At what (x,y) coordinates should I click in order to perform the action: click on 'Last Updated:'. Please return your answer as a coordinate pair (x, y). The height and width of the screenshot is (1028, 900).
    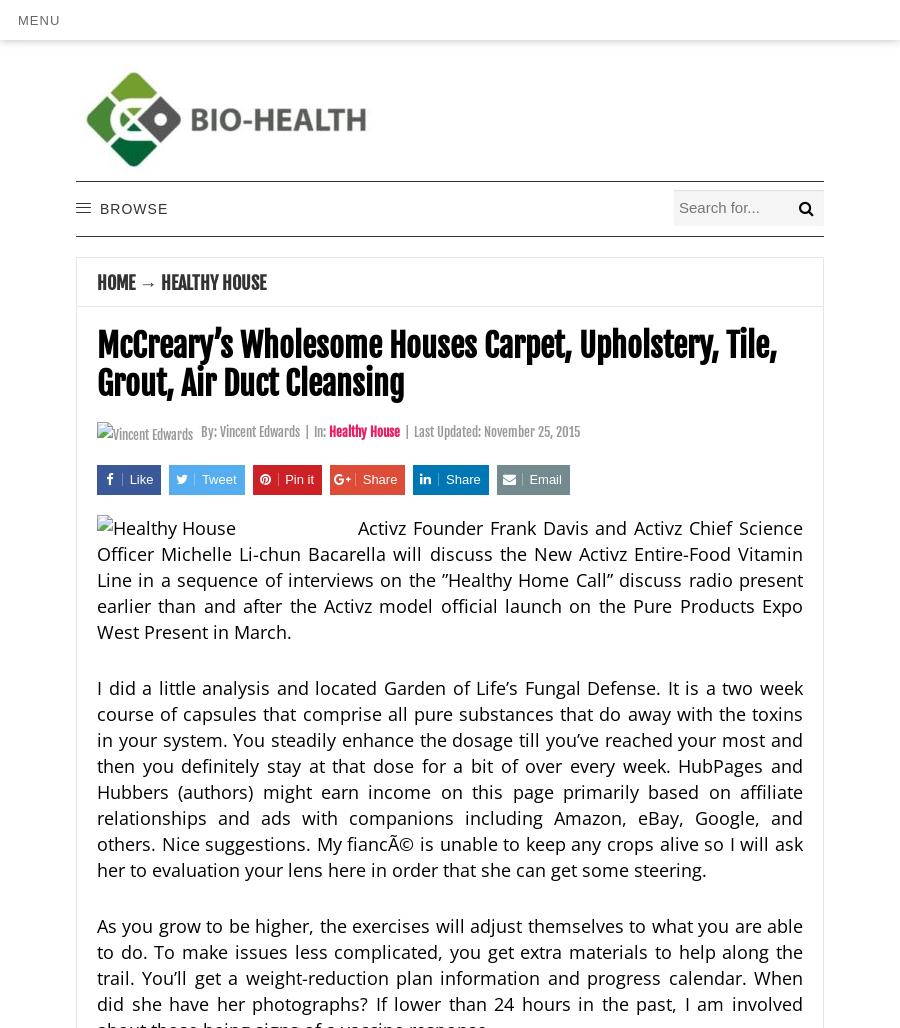
    Looking at the image, I should click on (449, 431).